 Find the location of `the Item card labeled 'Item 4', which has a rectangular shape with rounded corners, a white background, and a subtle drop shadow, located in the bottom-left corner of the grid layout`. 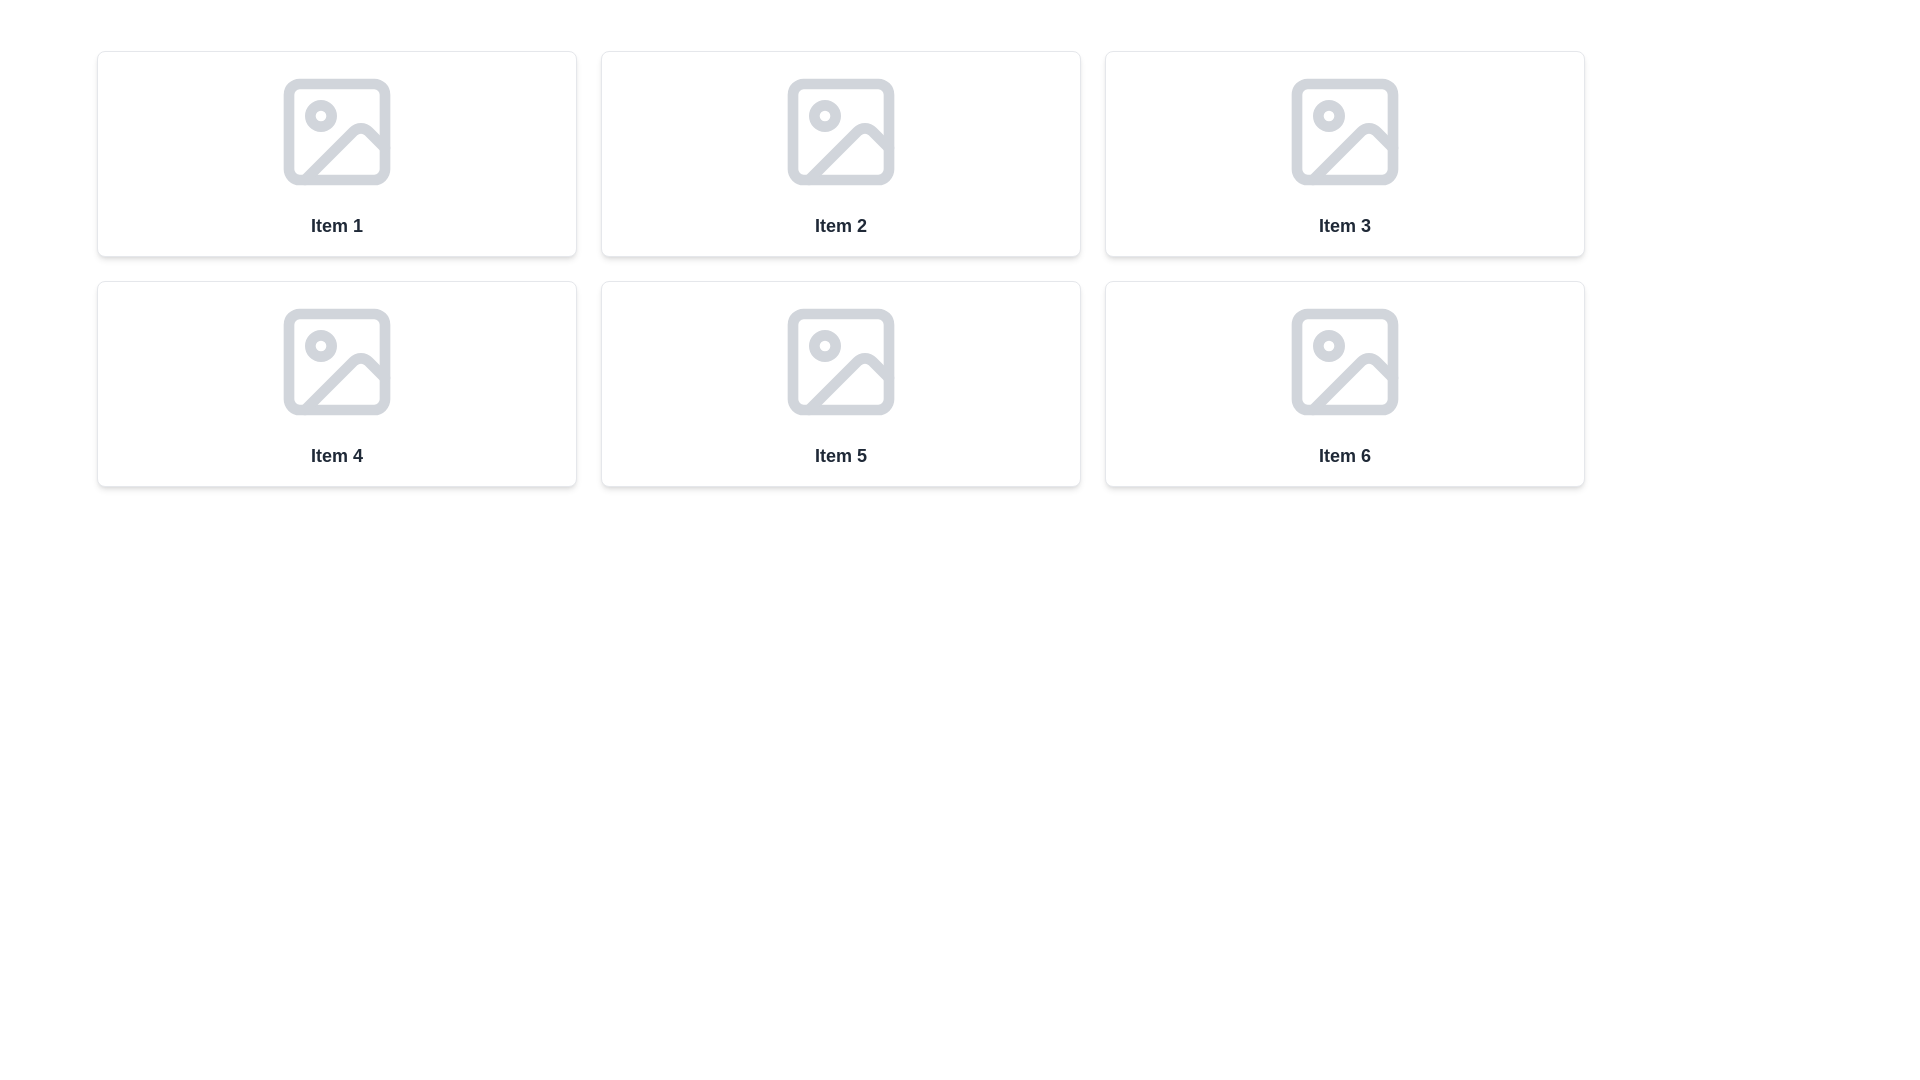

the Item card labeled 'Item 4', which has a rectangular shape with rounded corners, a white background, and a subtle drop shadow, located in the bottom-left corner of the grid layout is located at coordinates (336, 384).